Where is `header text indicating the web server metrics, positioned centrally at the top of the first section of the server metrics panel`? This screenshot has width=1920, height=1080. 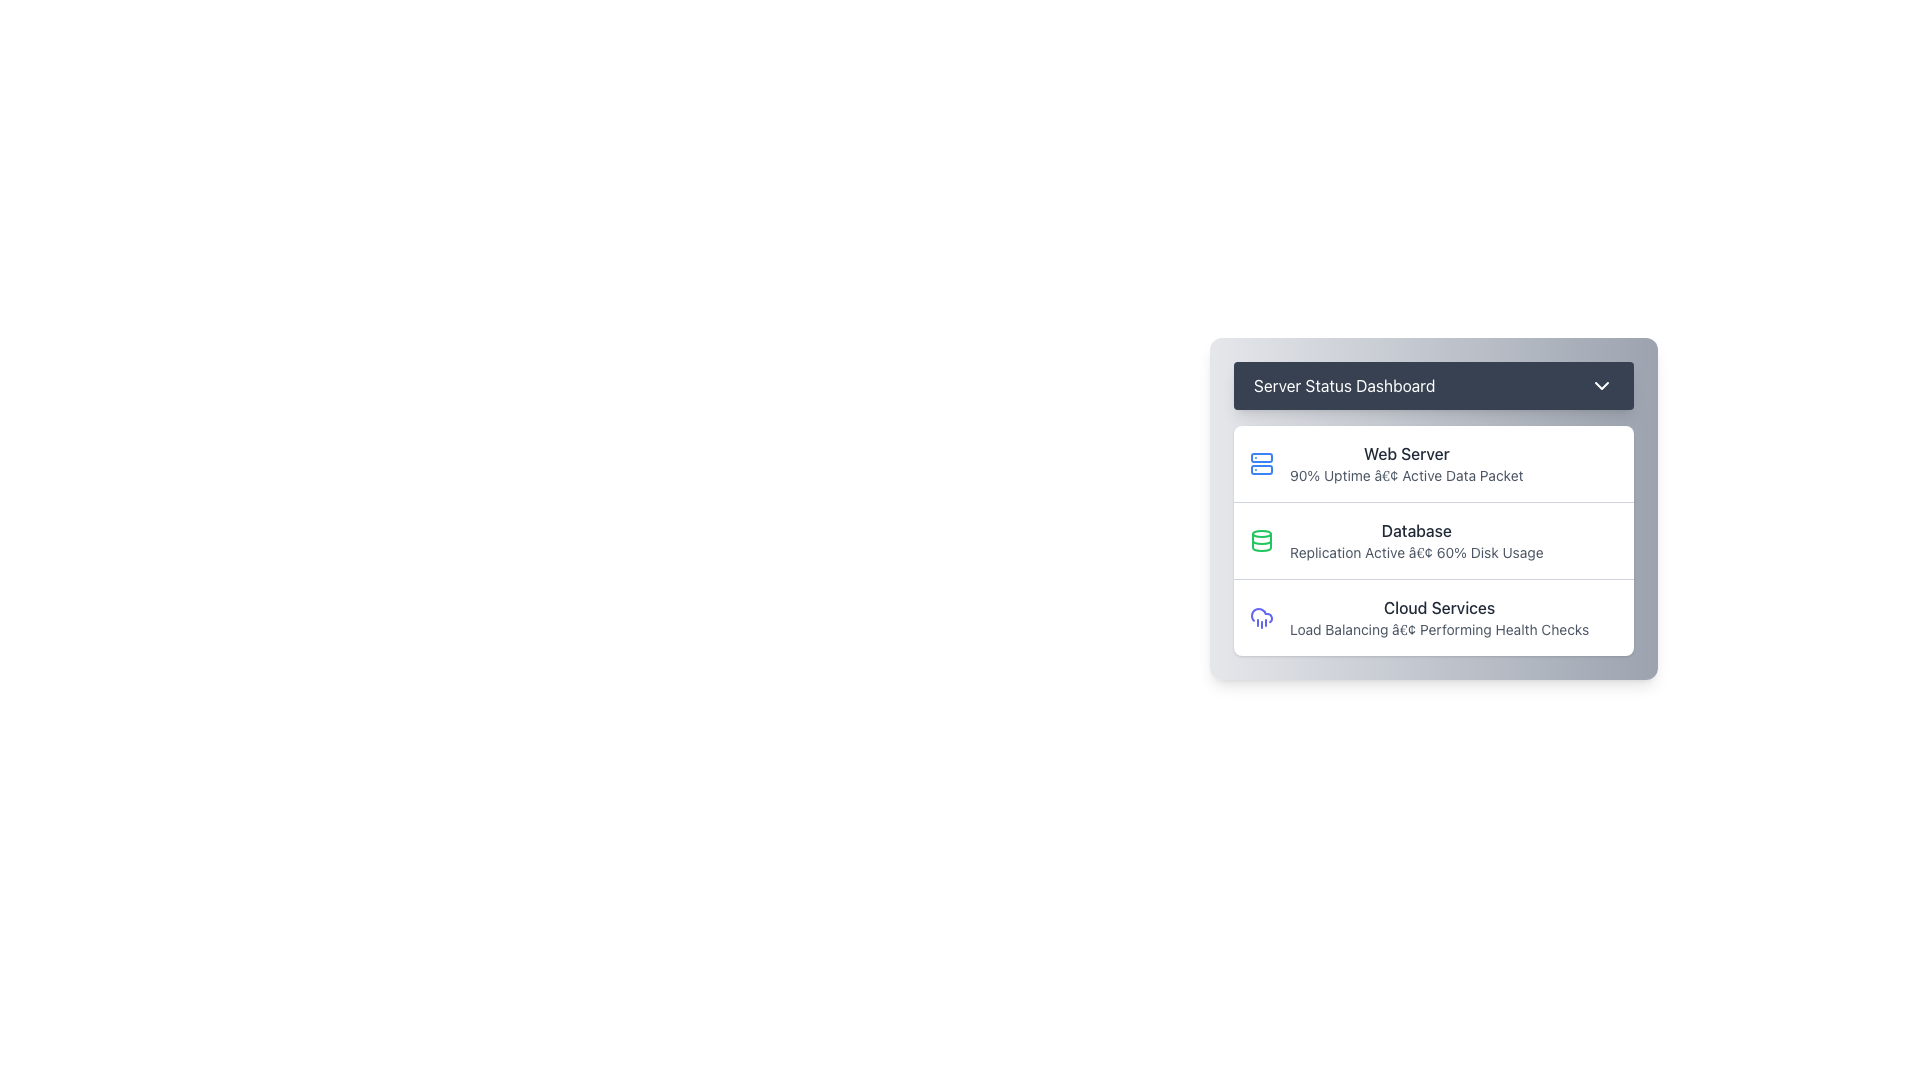 header text indicating the web server metrics, positioned centrally at the top of the first section of the server metrics panel is located at coordinates (1405, 454).